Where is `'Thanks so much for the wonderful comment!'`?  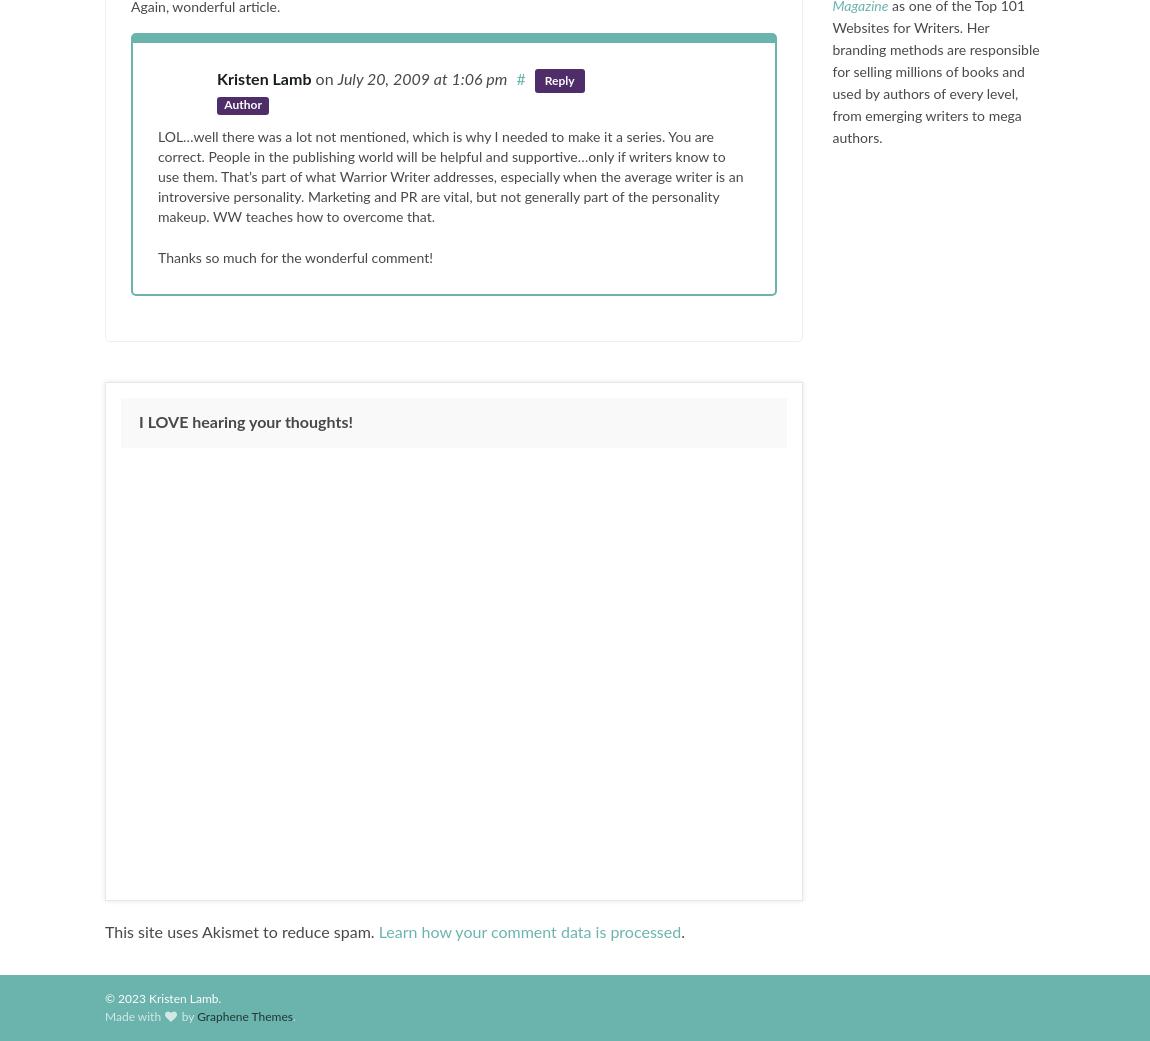
'Thanks so much for the wonderful comment!' is located at coordinates (295, 258).